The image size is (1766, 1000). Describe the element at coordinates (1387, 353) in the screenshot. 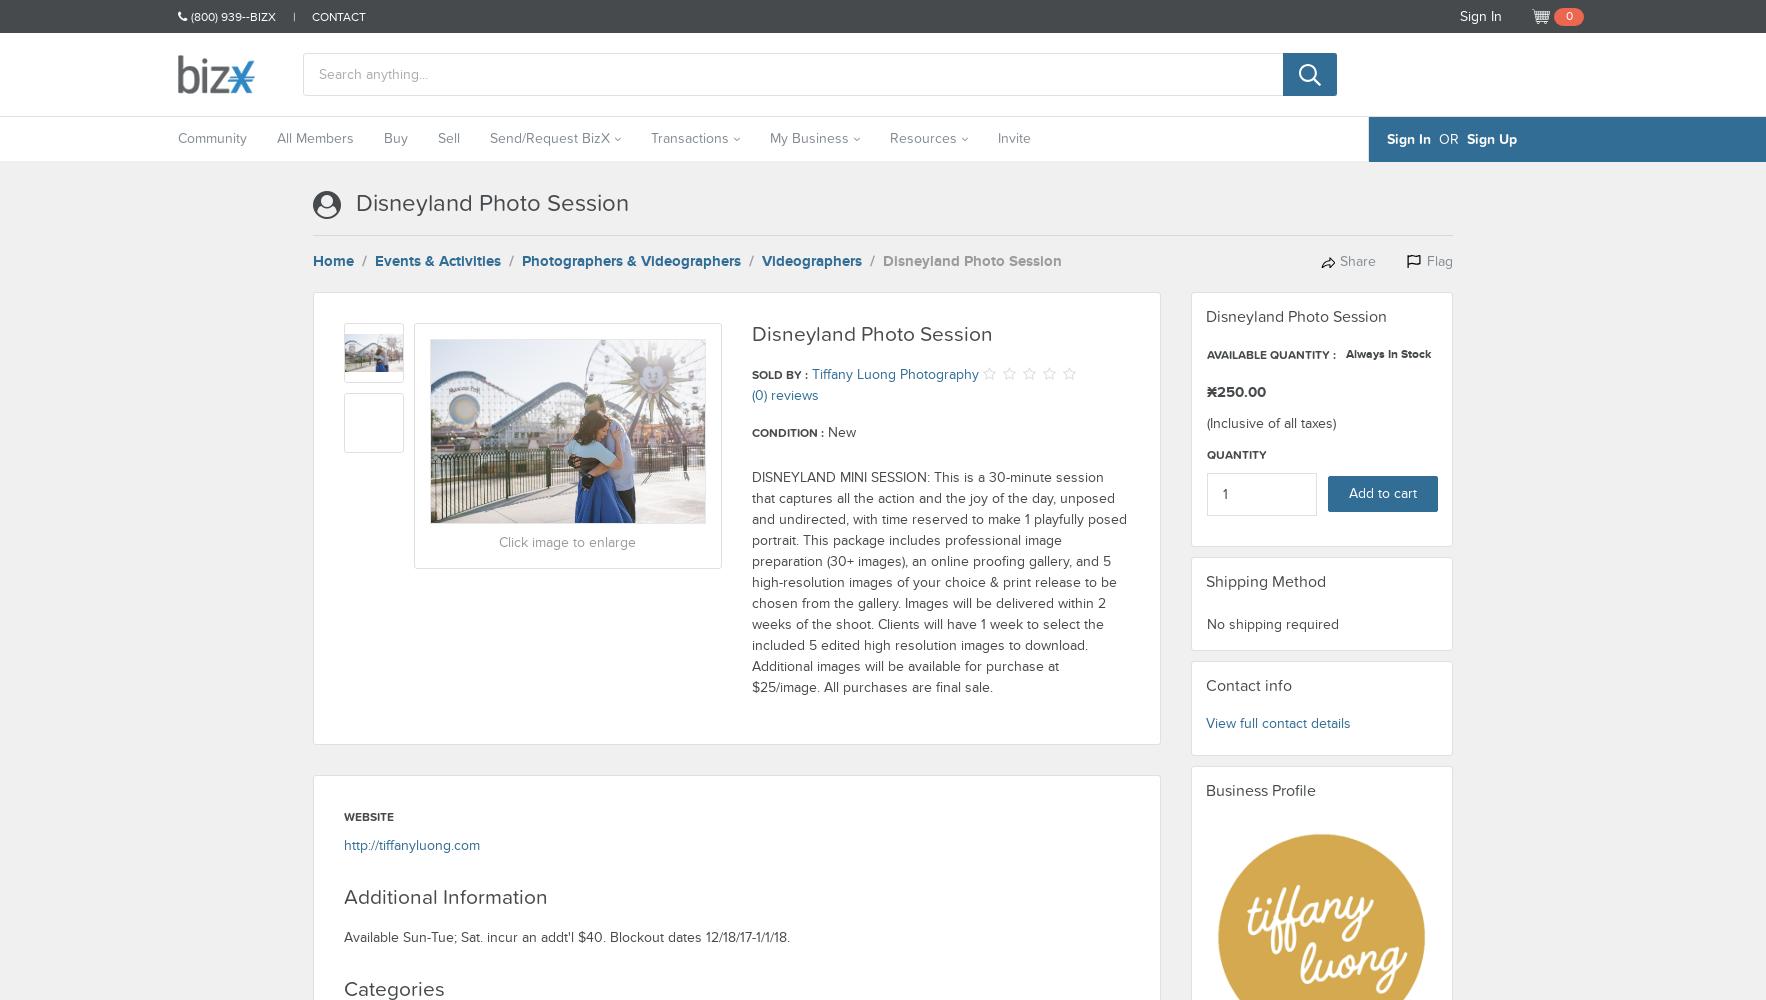

I see `'Always In Stock'` at that location.